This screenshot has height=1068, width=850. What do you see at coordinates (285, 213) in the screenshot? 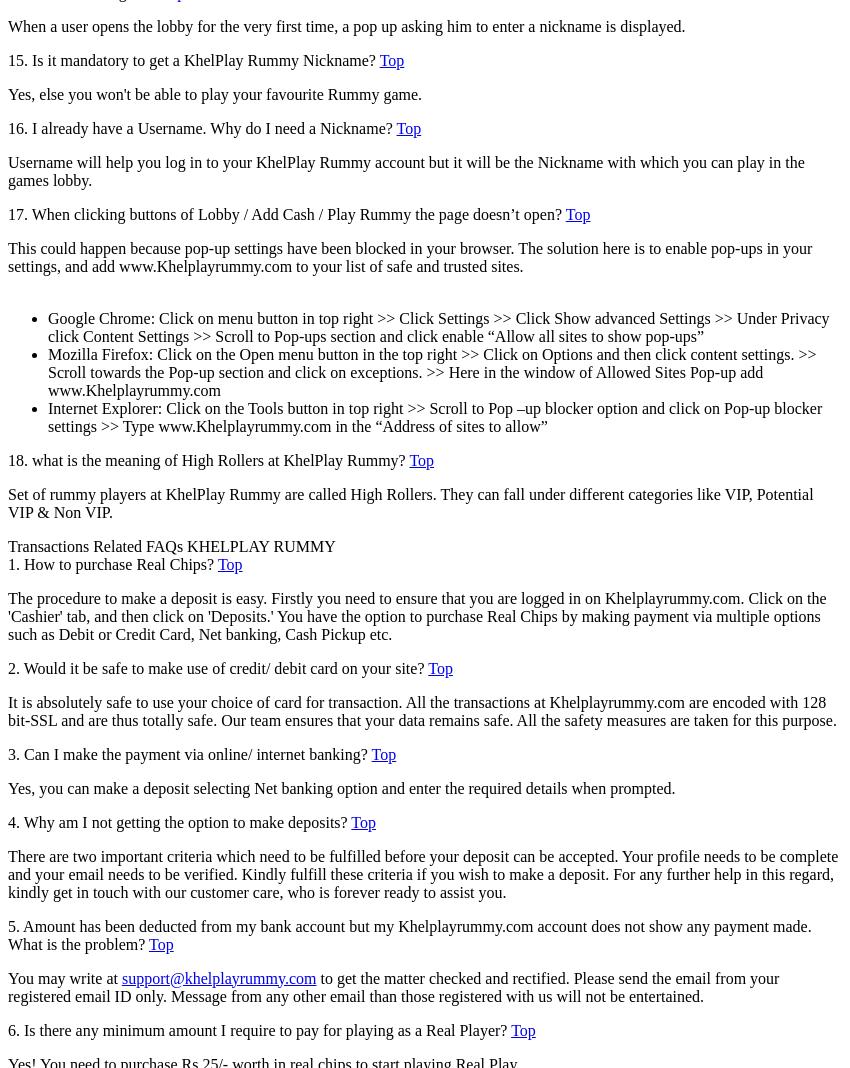
I see `'17. When clicking buttons of Lobby / Add Cash / Play Rummy the page doesn’t open?'` at bounding box center [285, 213].